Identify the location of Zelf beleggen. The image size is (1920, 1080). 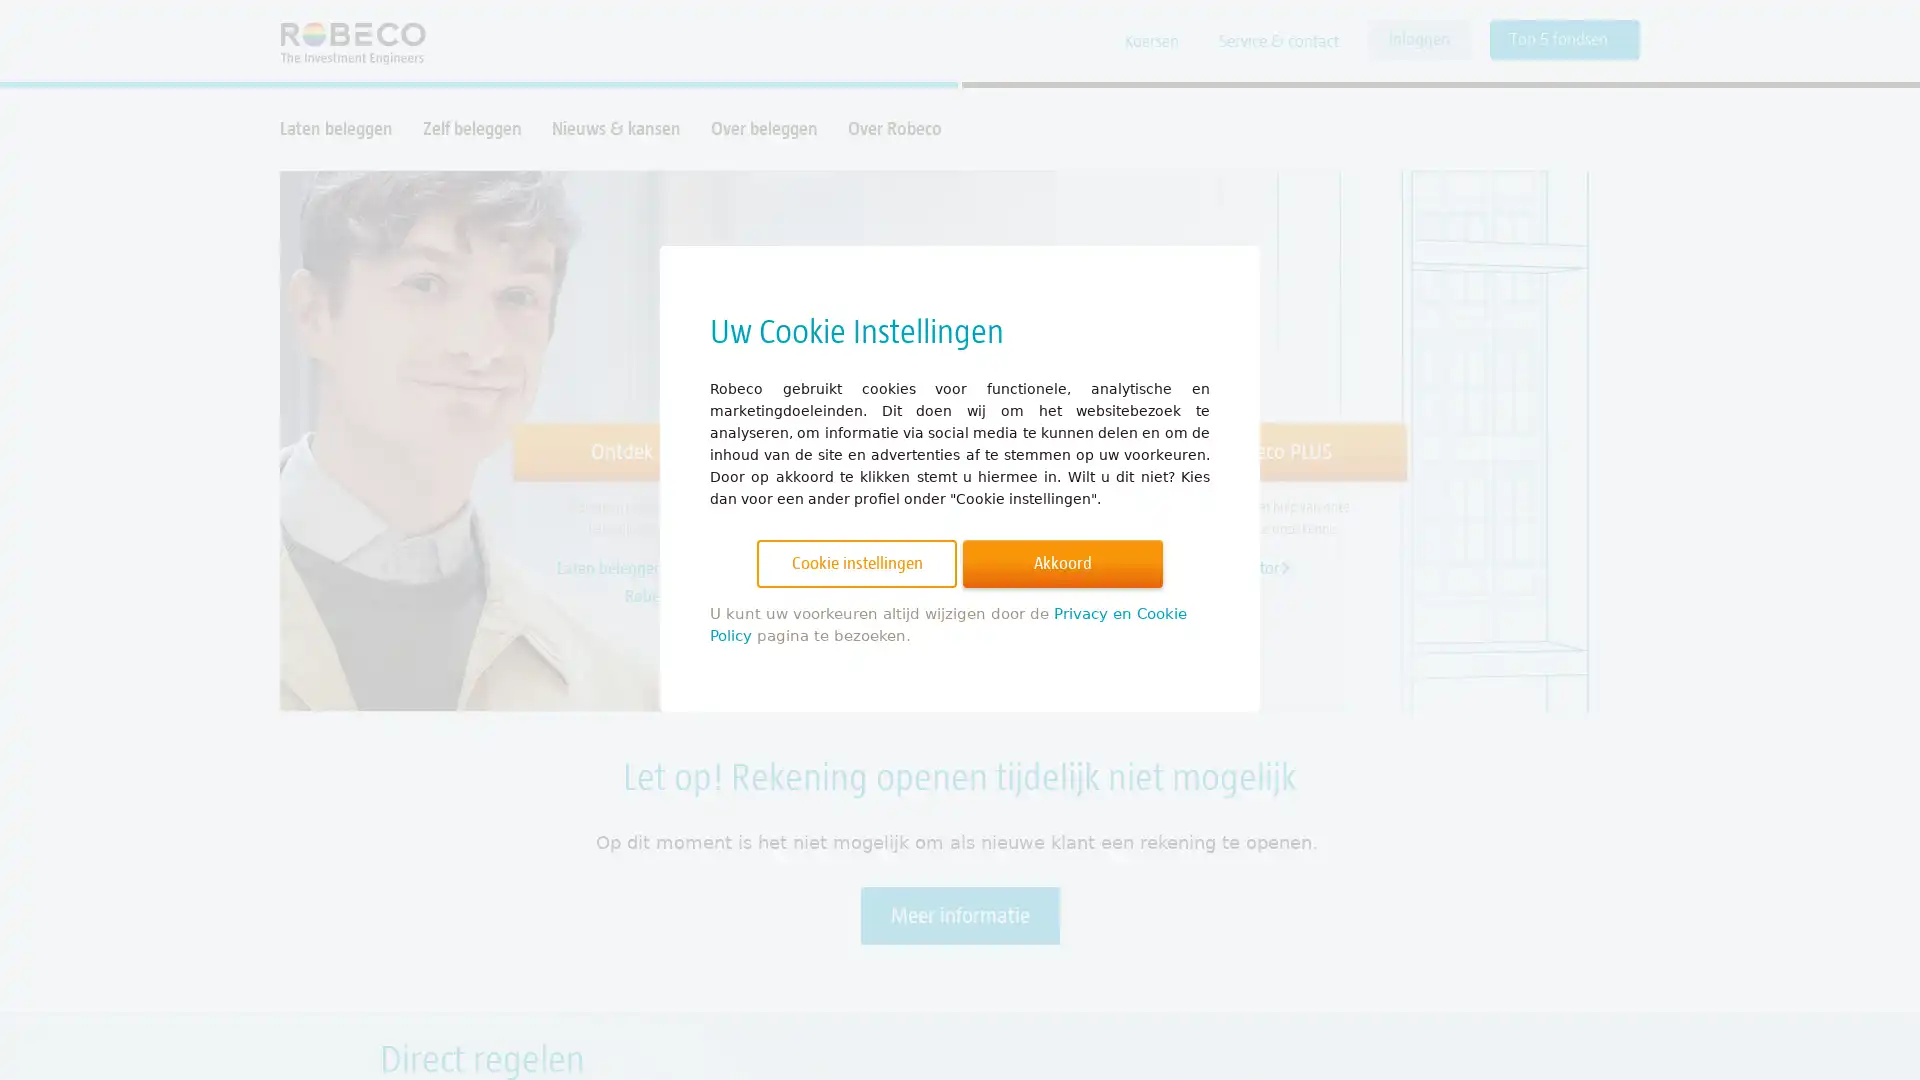
(471, 128).